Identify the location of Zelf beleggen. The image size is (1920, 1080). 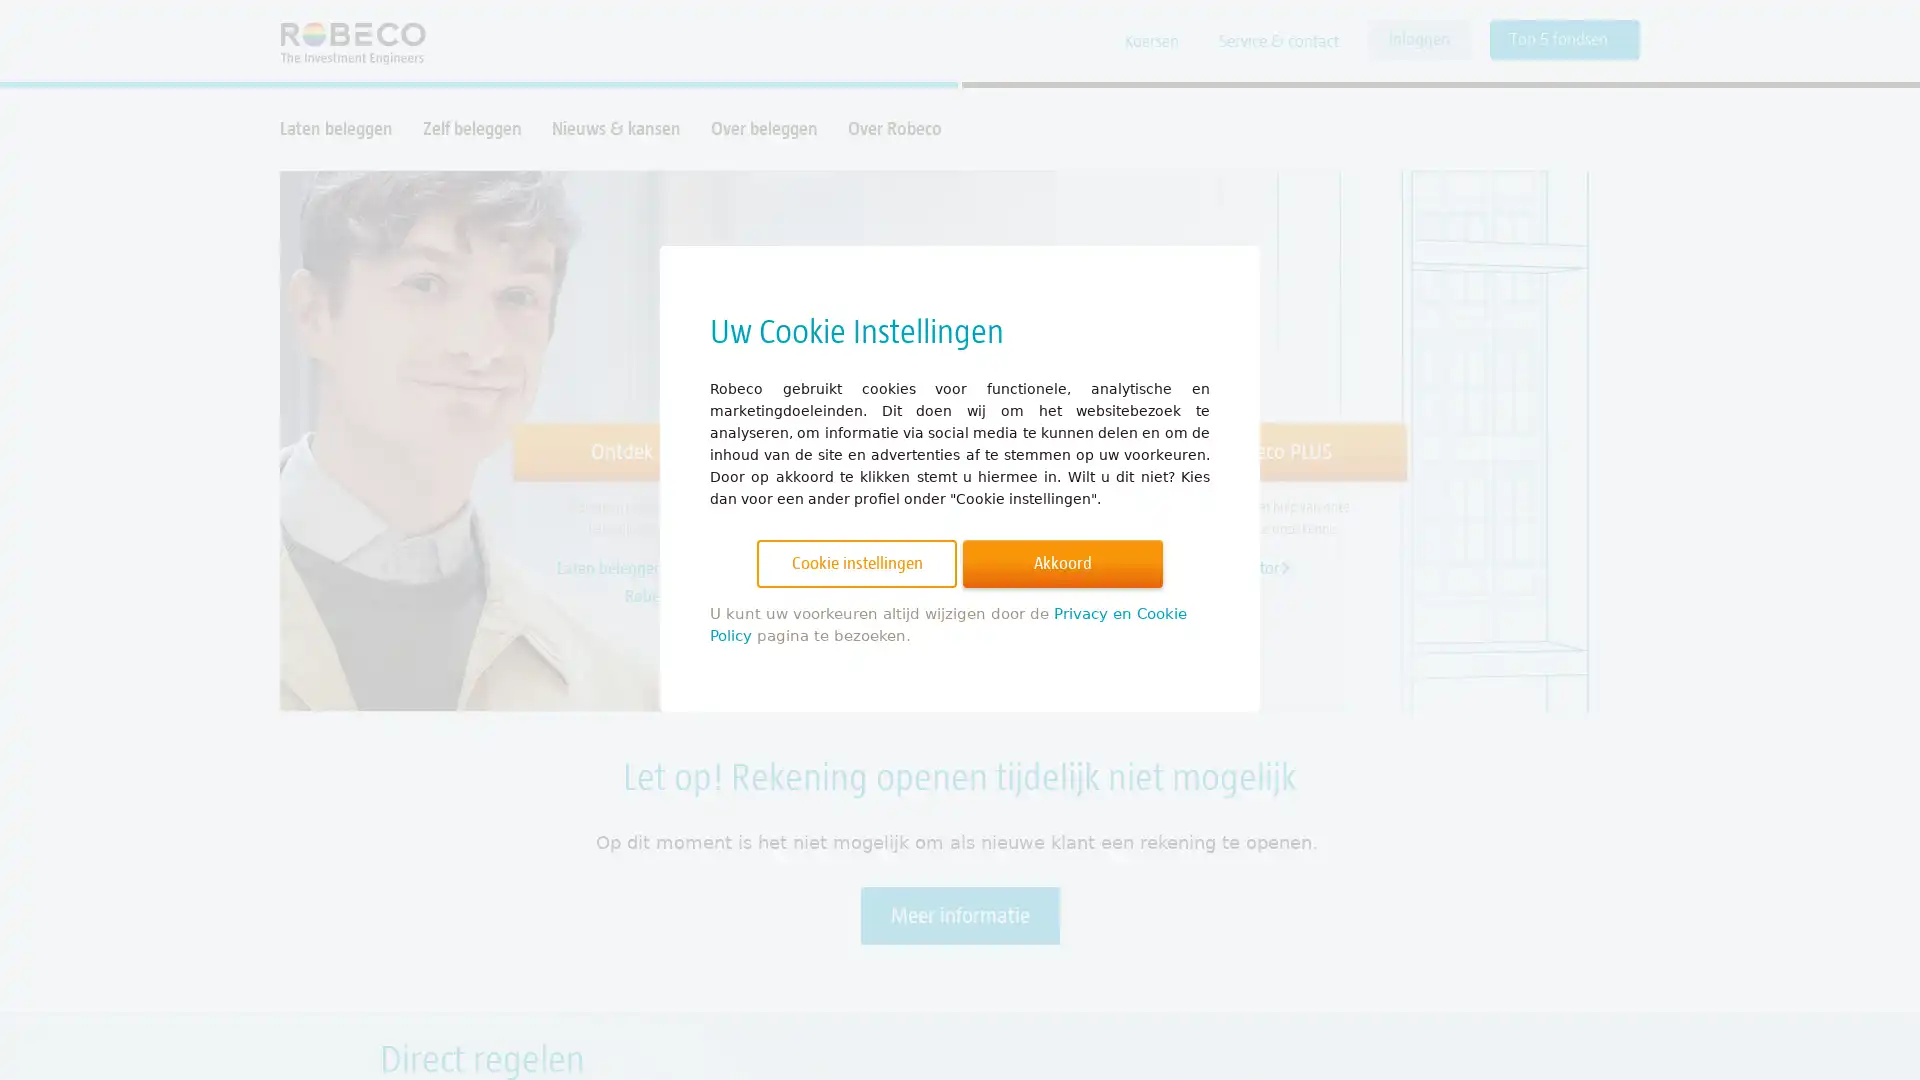
(471, 128).